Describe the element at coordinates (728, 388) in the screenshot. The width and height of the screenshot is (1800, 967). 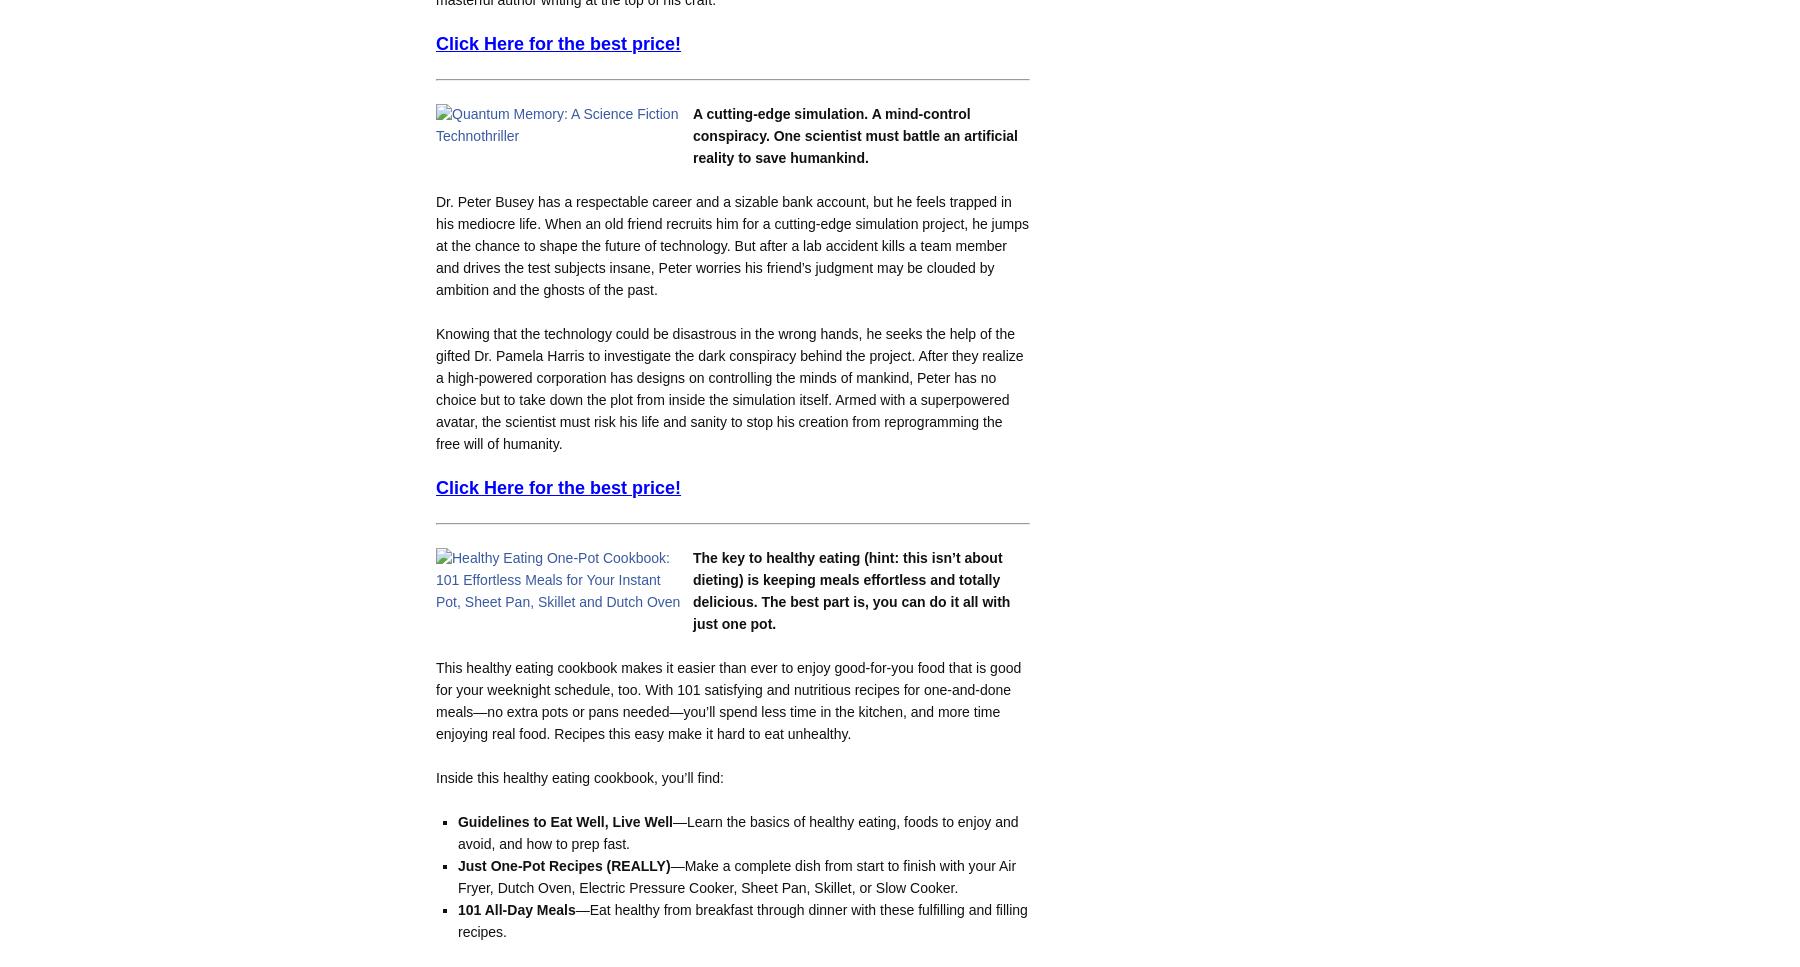
I see `'Knowing that the technology could be disastrous in the wrong hands, he seeks the help of the gifted Dr. Pamela Harris to investigate the dark conspiracy behind the project. After they realize a high-powered corporation has designs on controlling the minds of mankind, Peter has no choice but to take down the plot from inside the simulation itself. Armed with a superpowered avatar, the scientist must risk his life and sanity to stop his creation from reprogramming the free will of humanity.'` at that location.